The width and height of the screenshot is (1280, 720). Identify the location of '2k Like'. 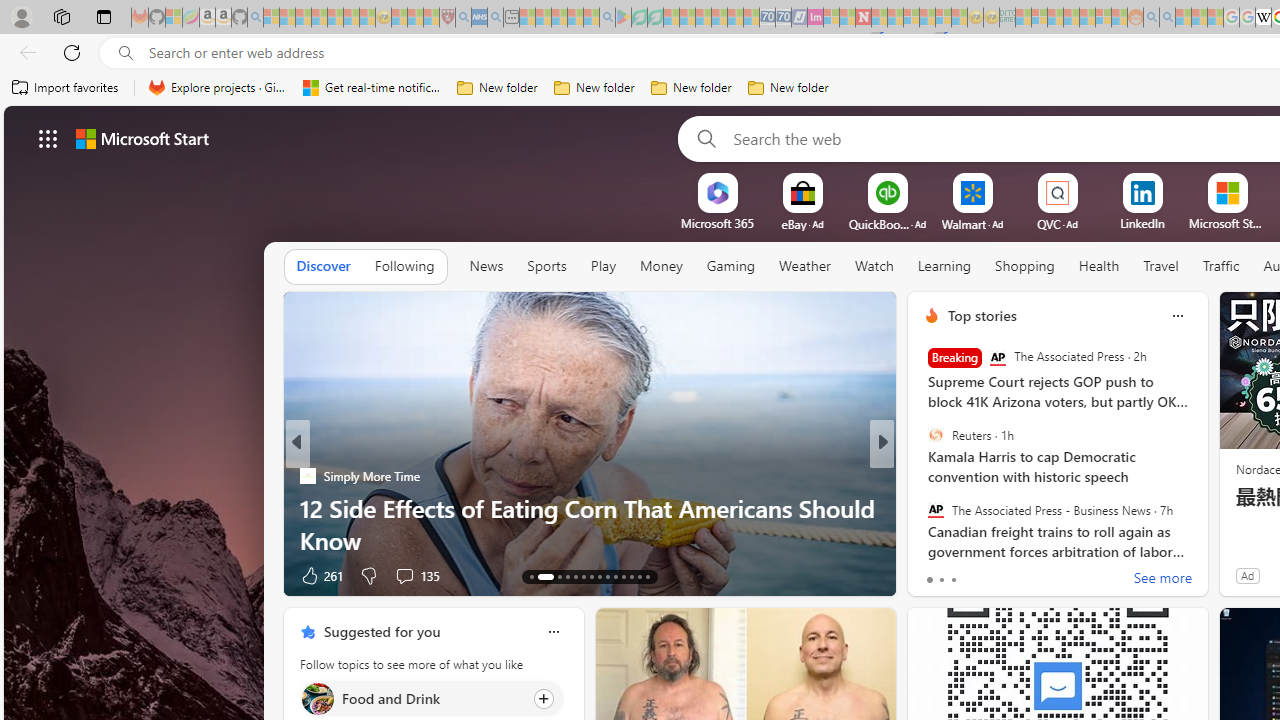
(932, 575).